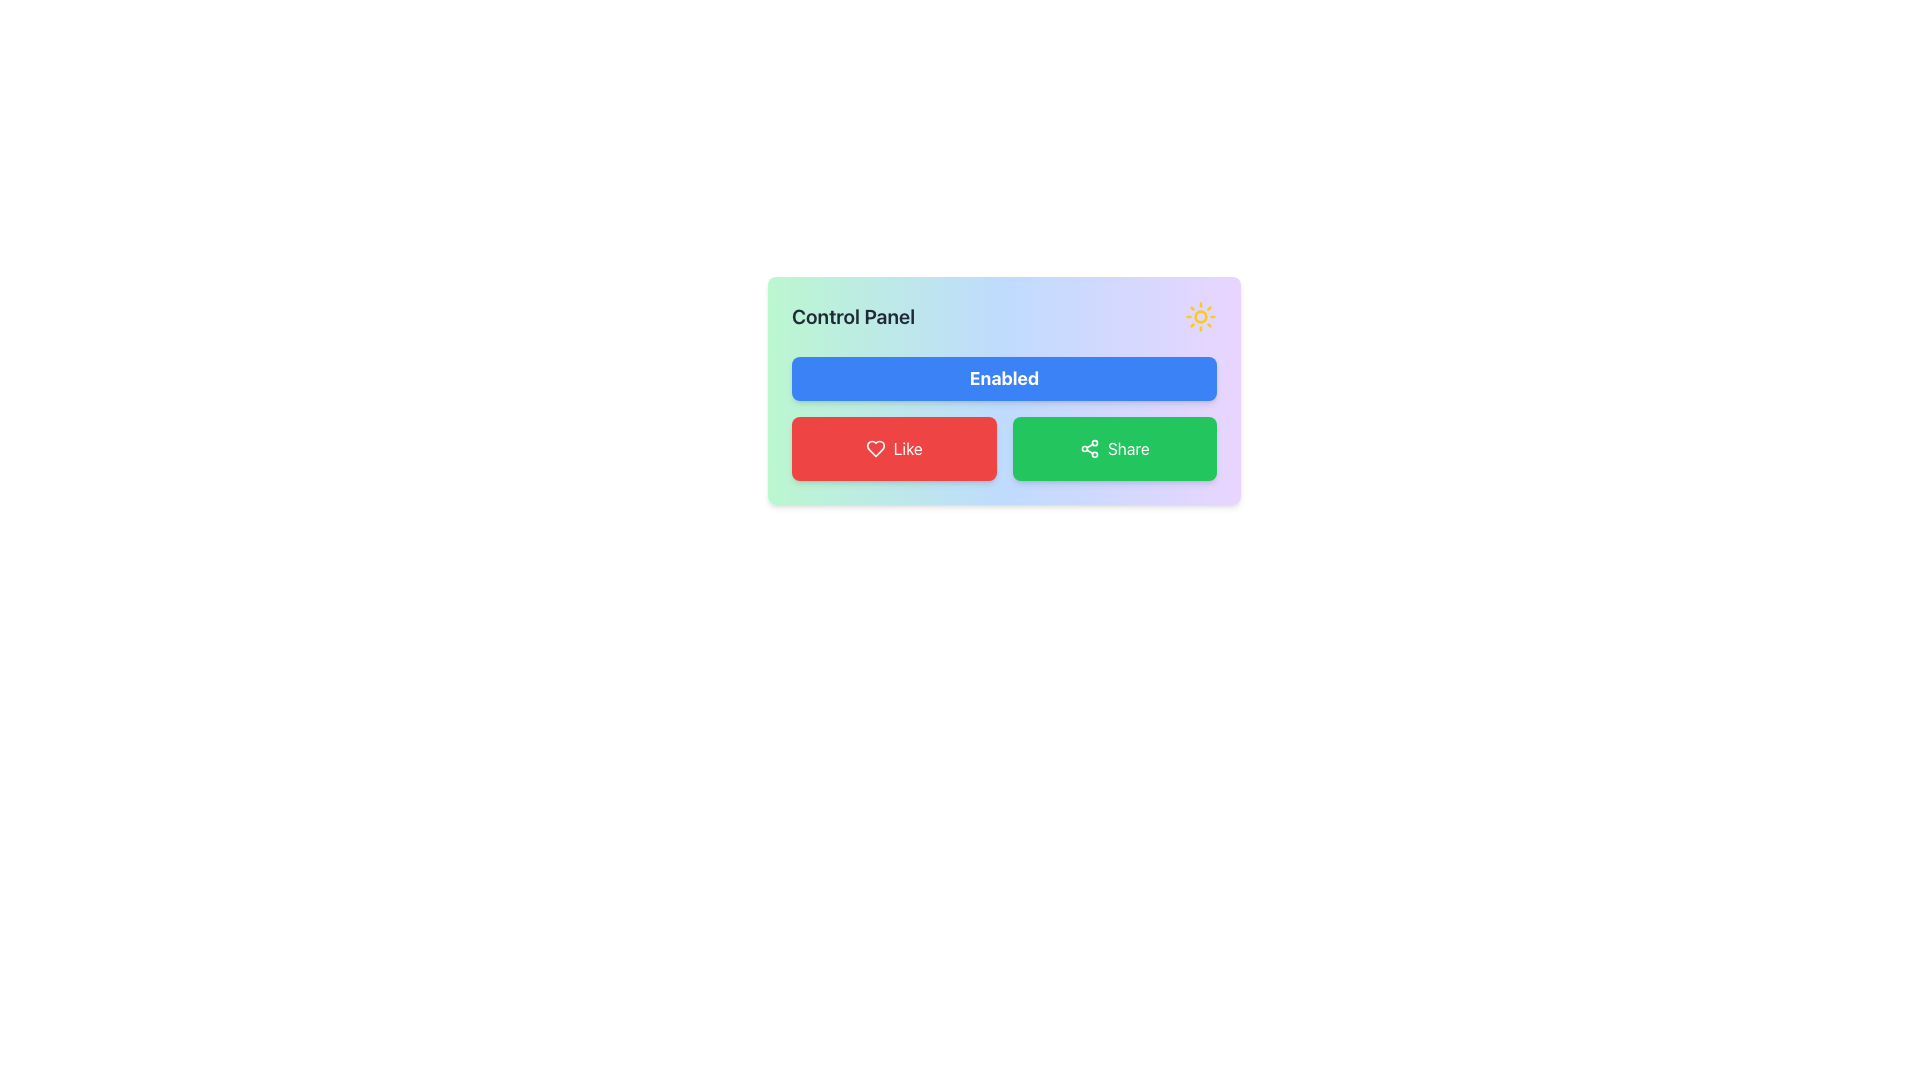 Image resolution: width=1920 pixels, height=1080 pixels. Describe the element at coordinates (1088, 447) in the screenshot. I see `the 'Share' icon located centrally within the 'Share' button at the bottom-right of the control panel` at that location.